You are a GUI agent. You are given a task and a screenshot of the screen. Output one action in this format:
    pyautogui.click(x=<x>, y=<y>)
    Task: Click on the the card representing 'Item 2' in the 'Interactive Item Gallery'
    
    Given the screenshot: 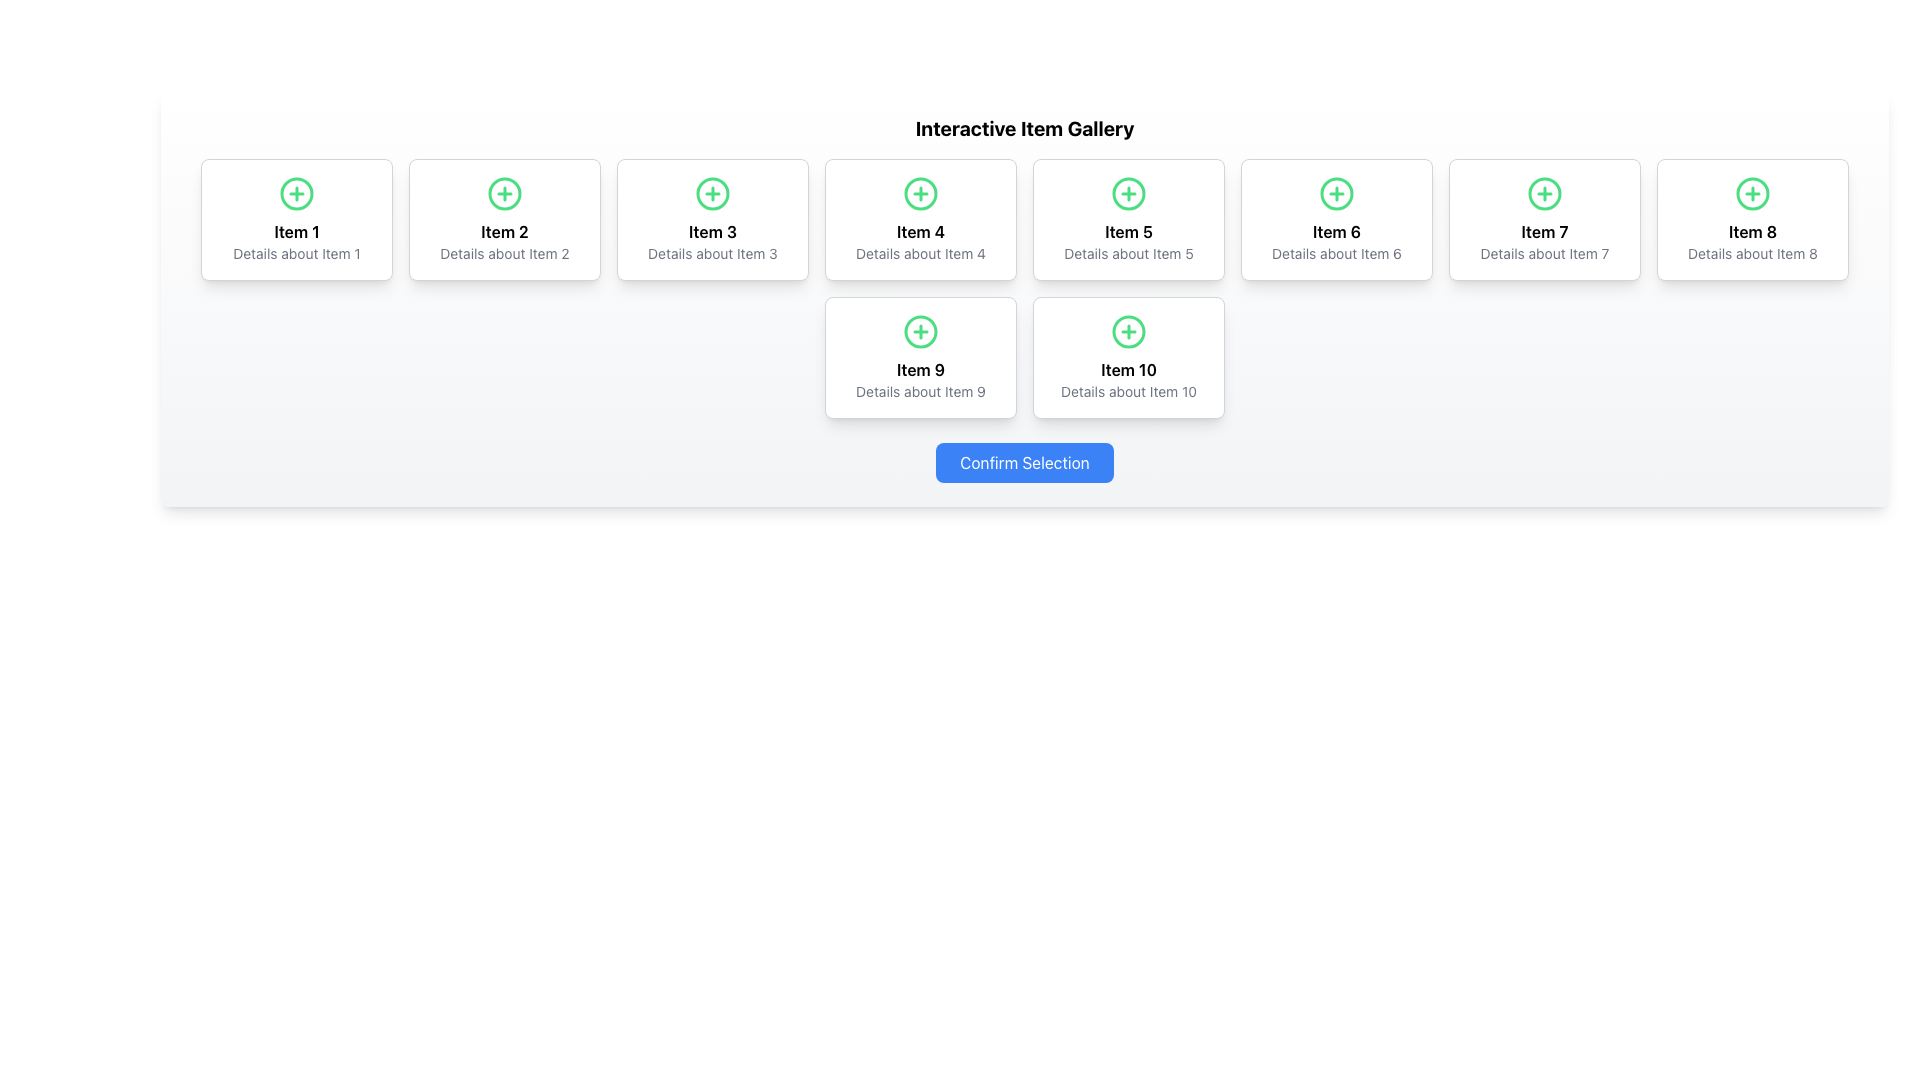 What is the action you would take?
    pyautogui.click(x=504, y=219)
    